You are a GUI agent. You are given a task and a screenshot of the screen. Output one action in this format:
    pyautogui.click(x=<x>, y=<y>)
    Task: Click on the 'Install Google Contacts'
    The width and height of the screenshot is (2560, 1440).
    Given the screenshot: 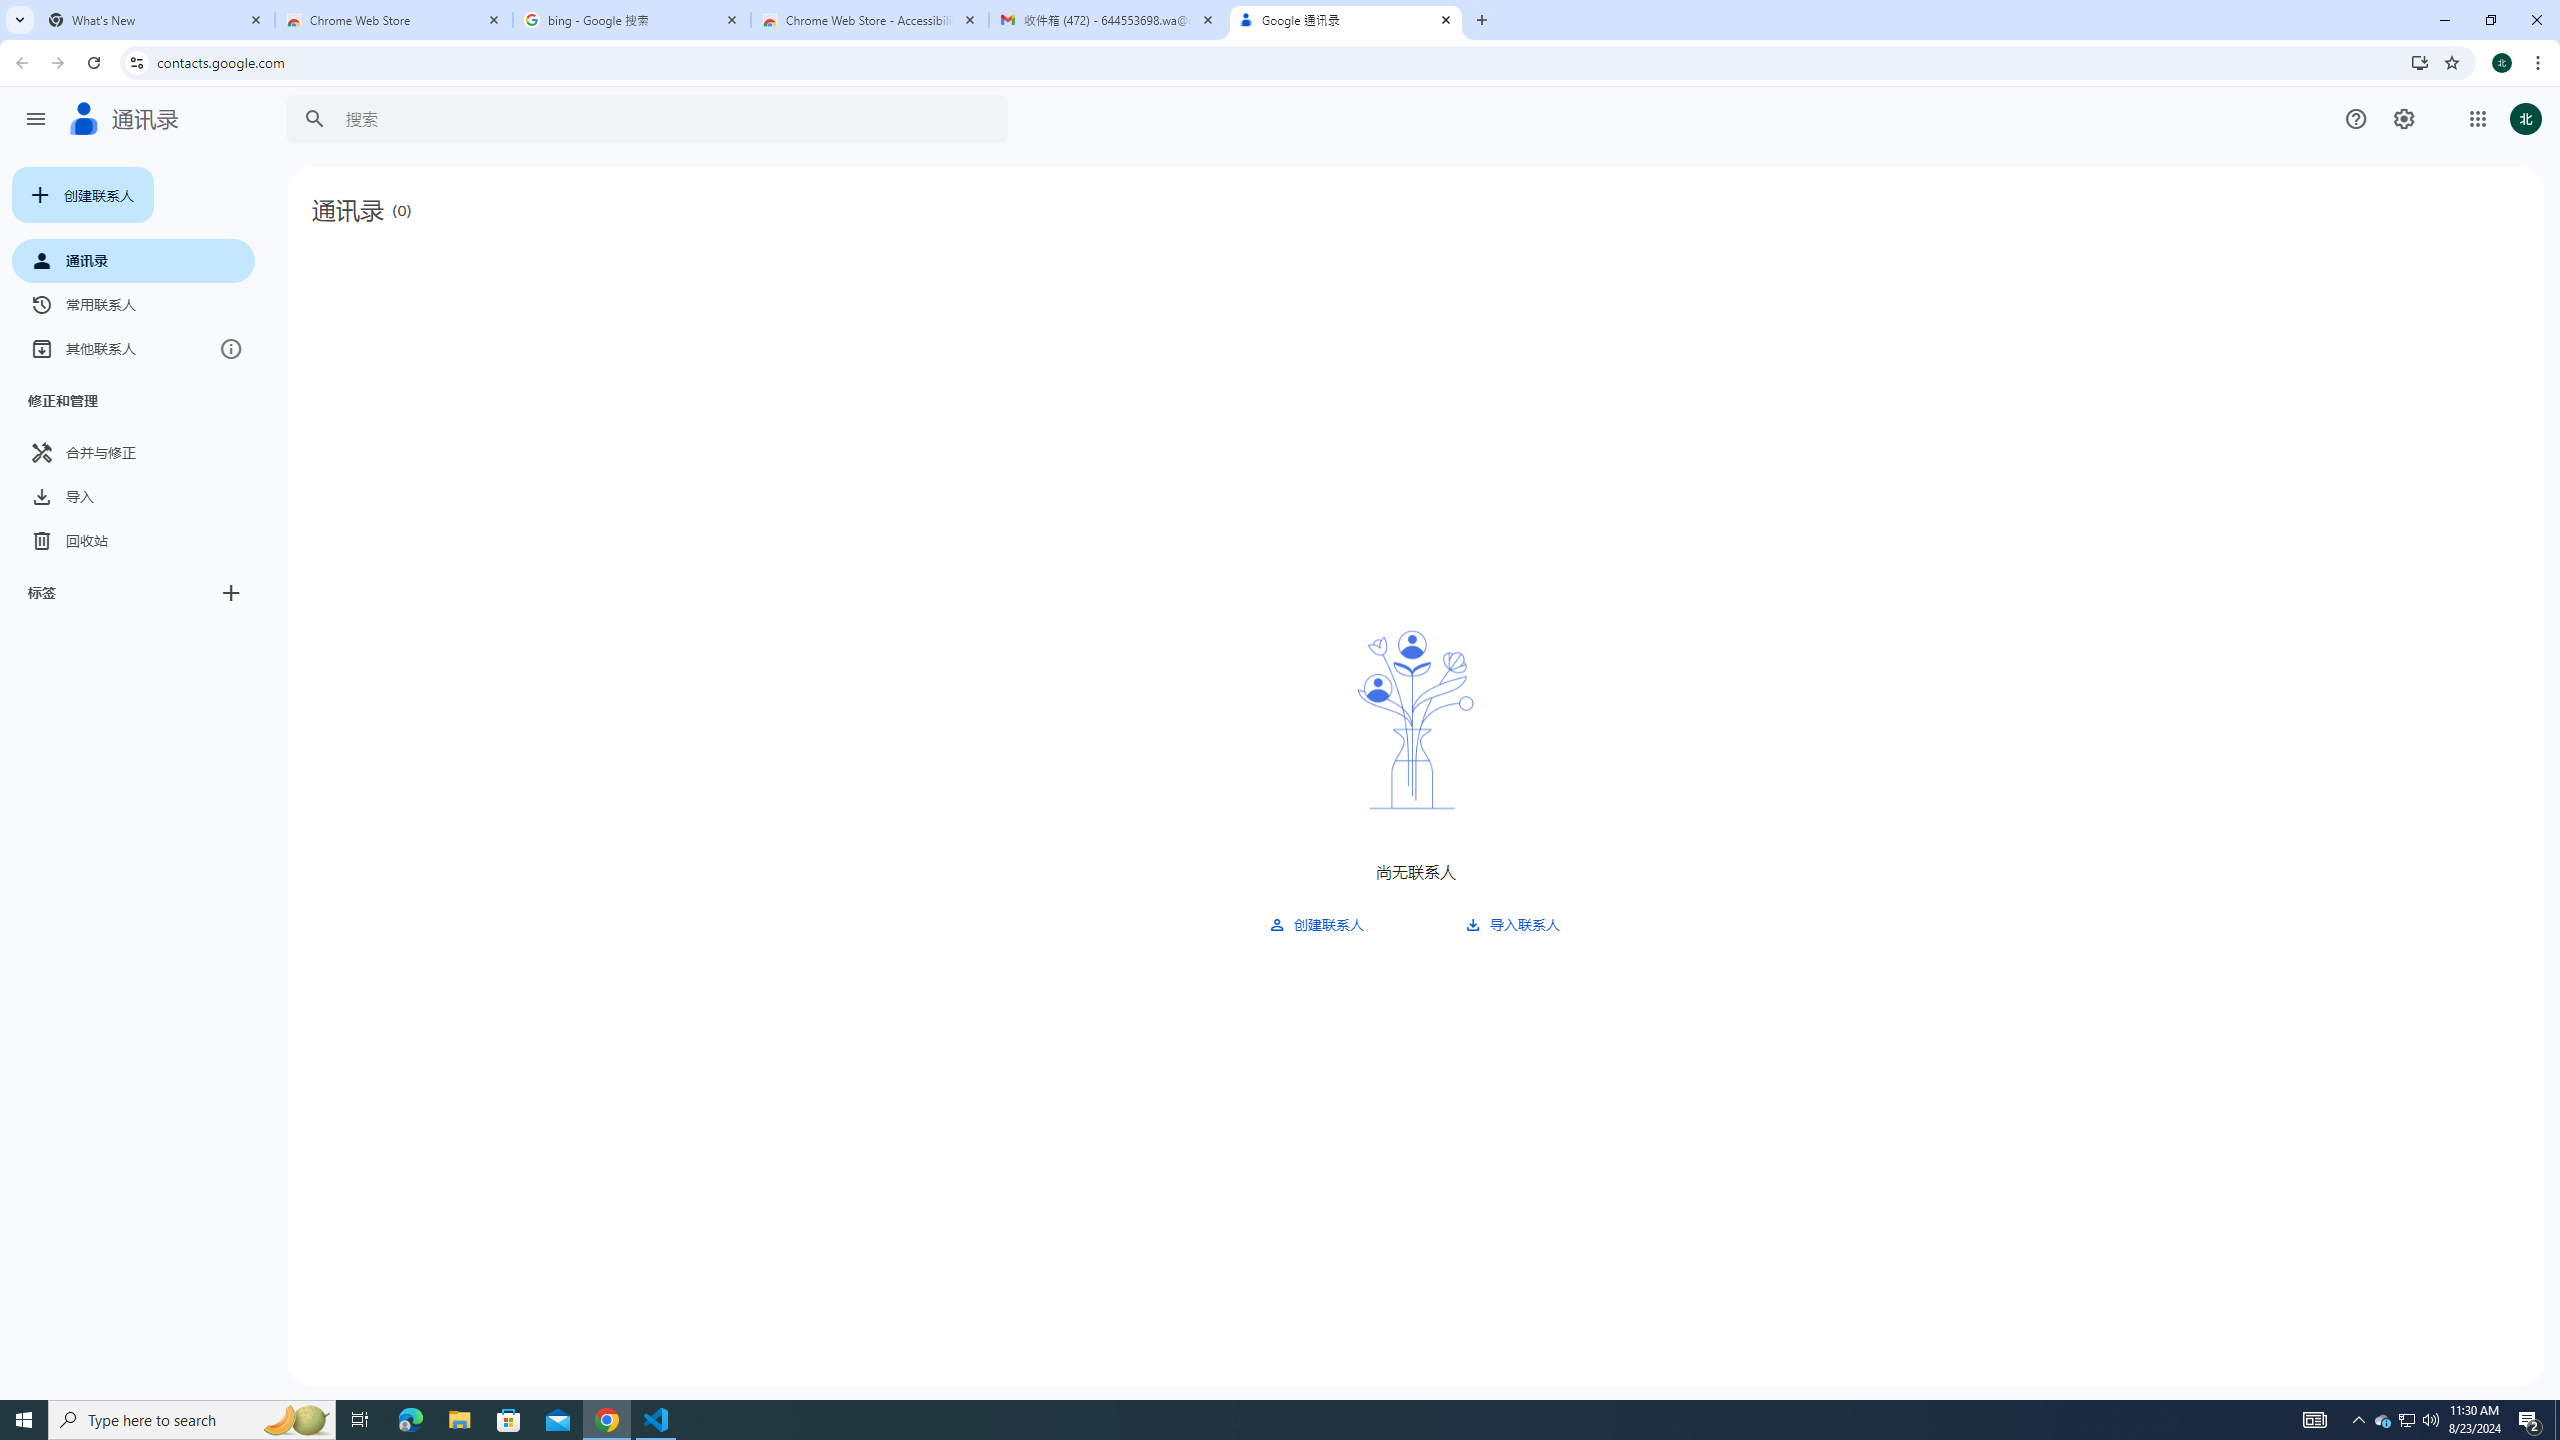 What is the action you would take?
    pyautogui.click(x=2420, y=61)
    